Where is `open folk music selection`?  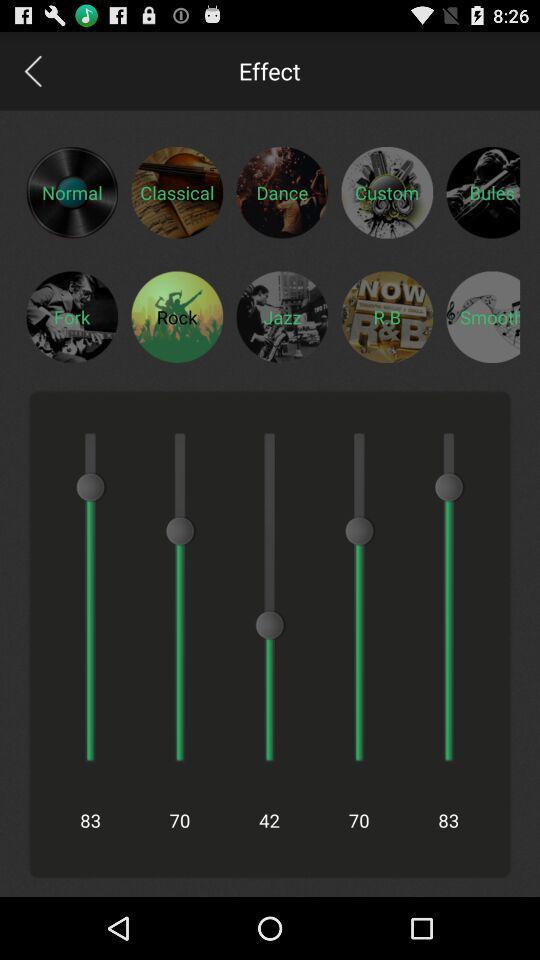
open folk music selection is located at coordinates (71, 316).